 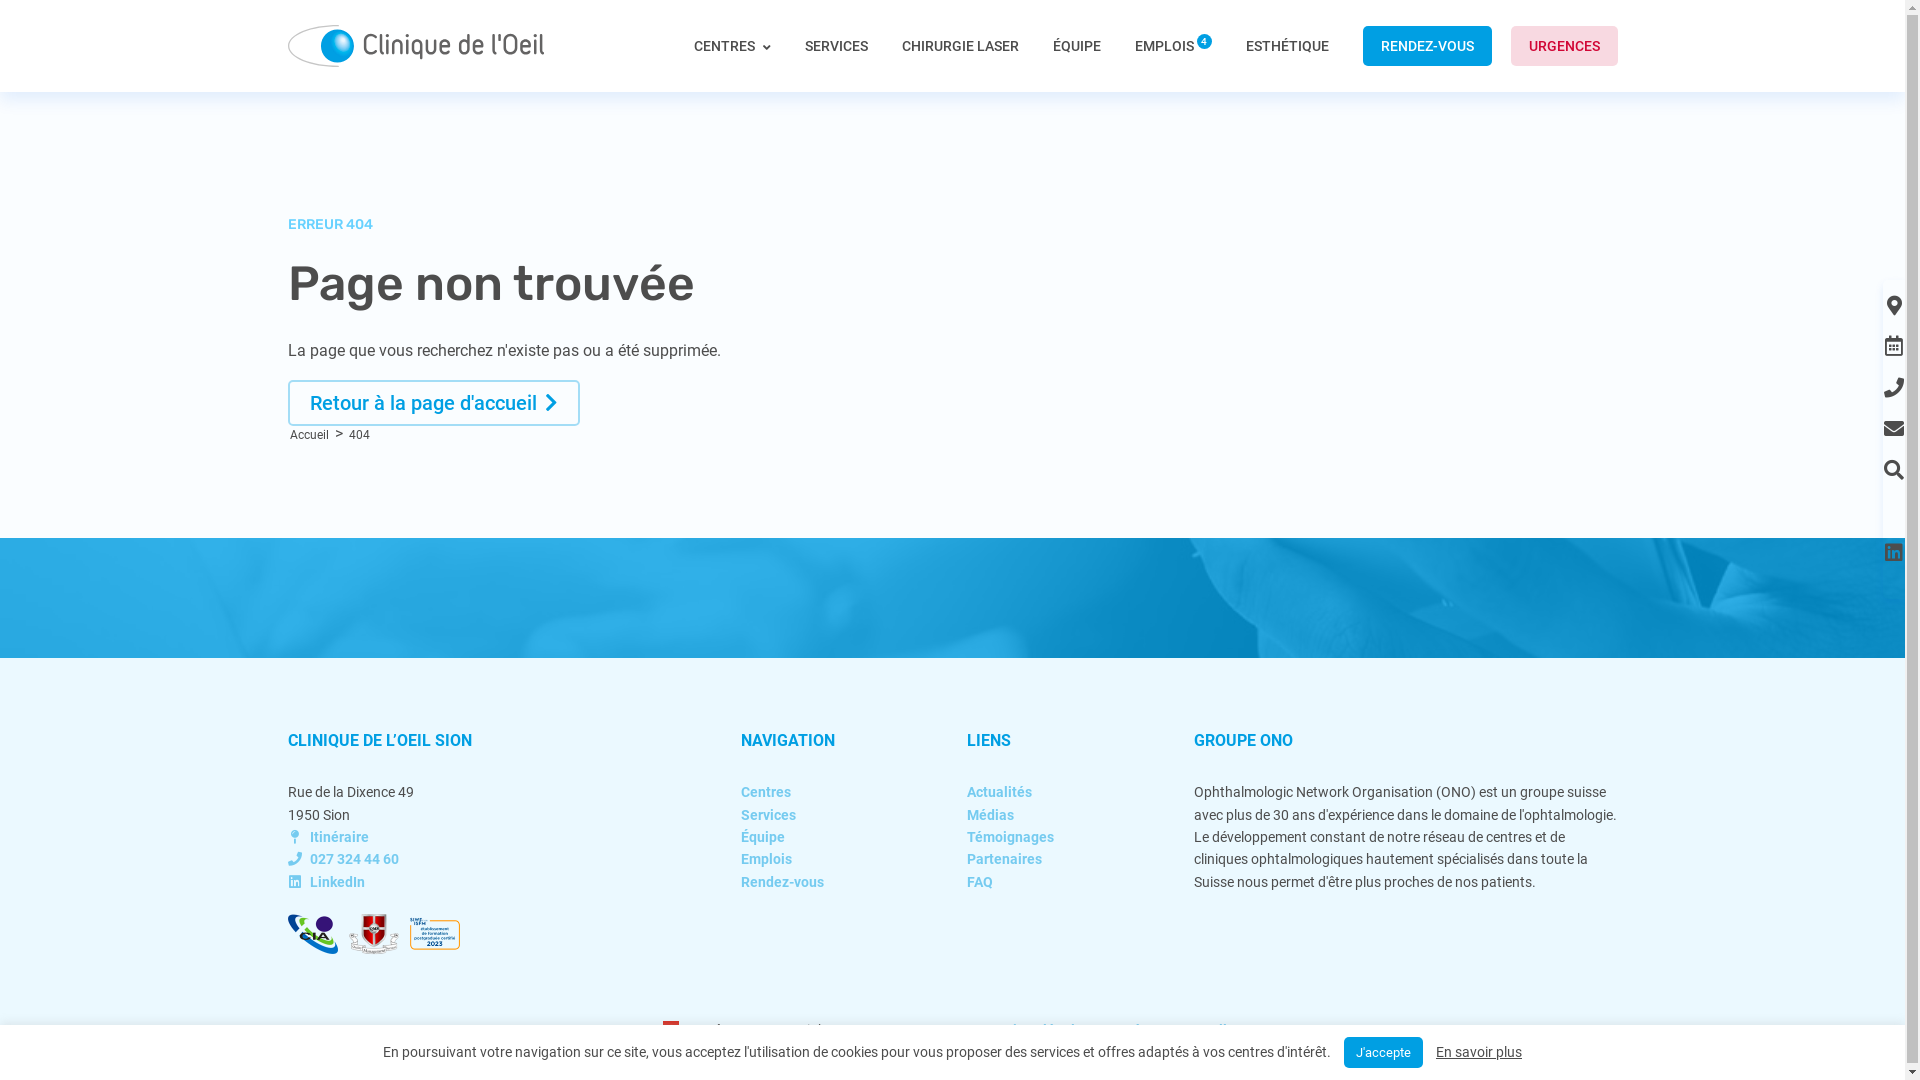 I want to click on '027 324 44 60', so click(x=343, y=858).